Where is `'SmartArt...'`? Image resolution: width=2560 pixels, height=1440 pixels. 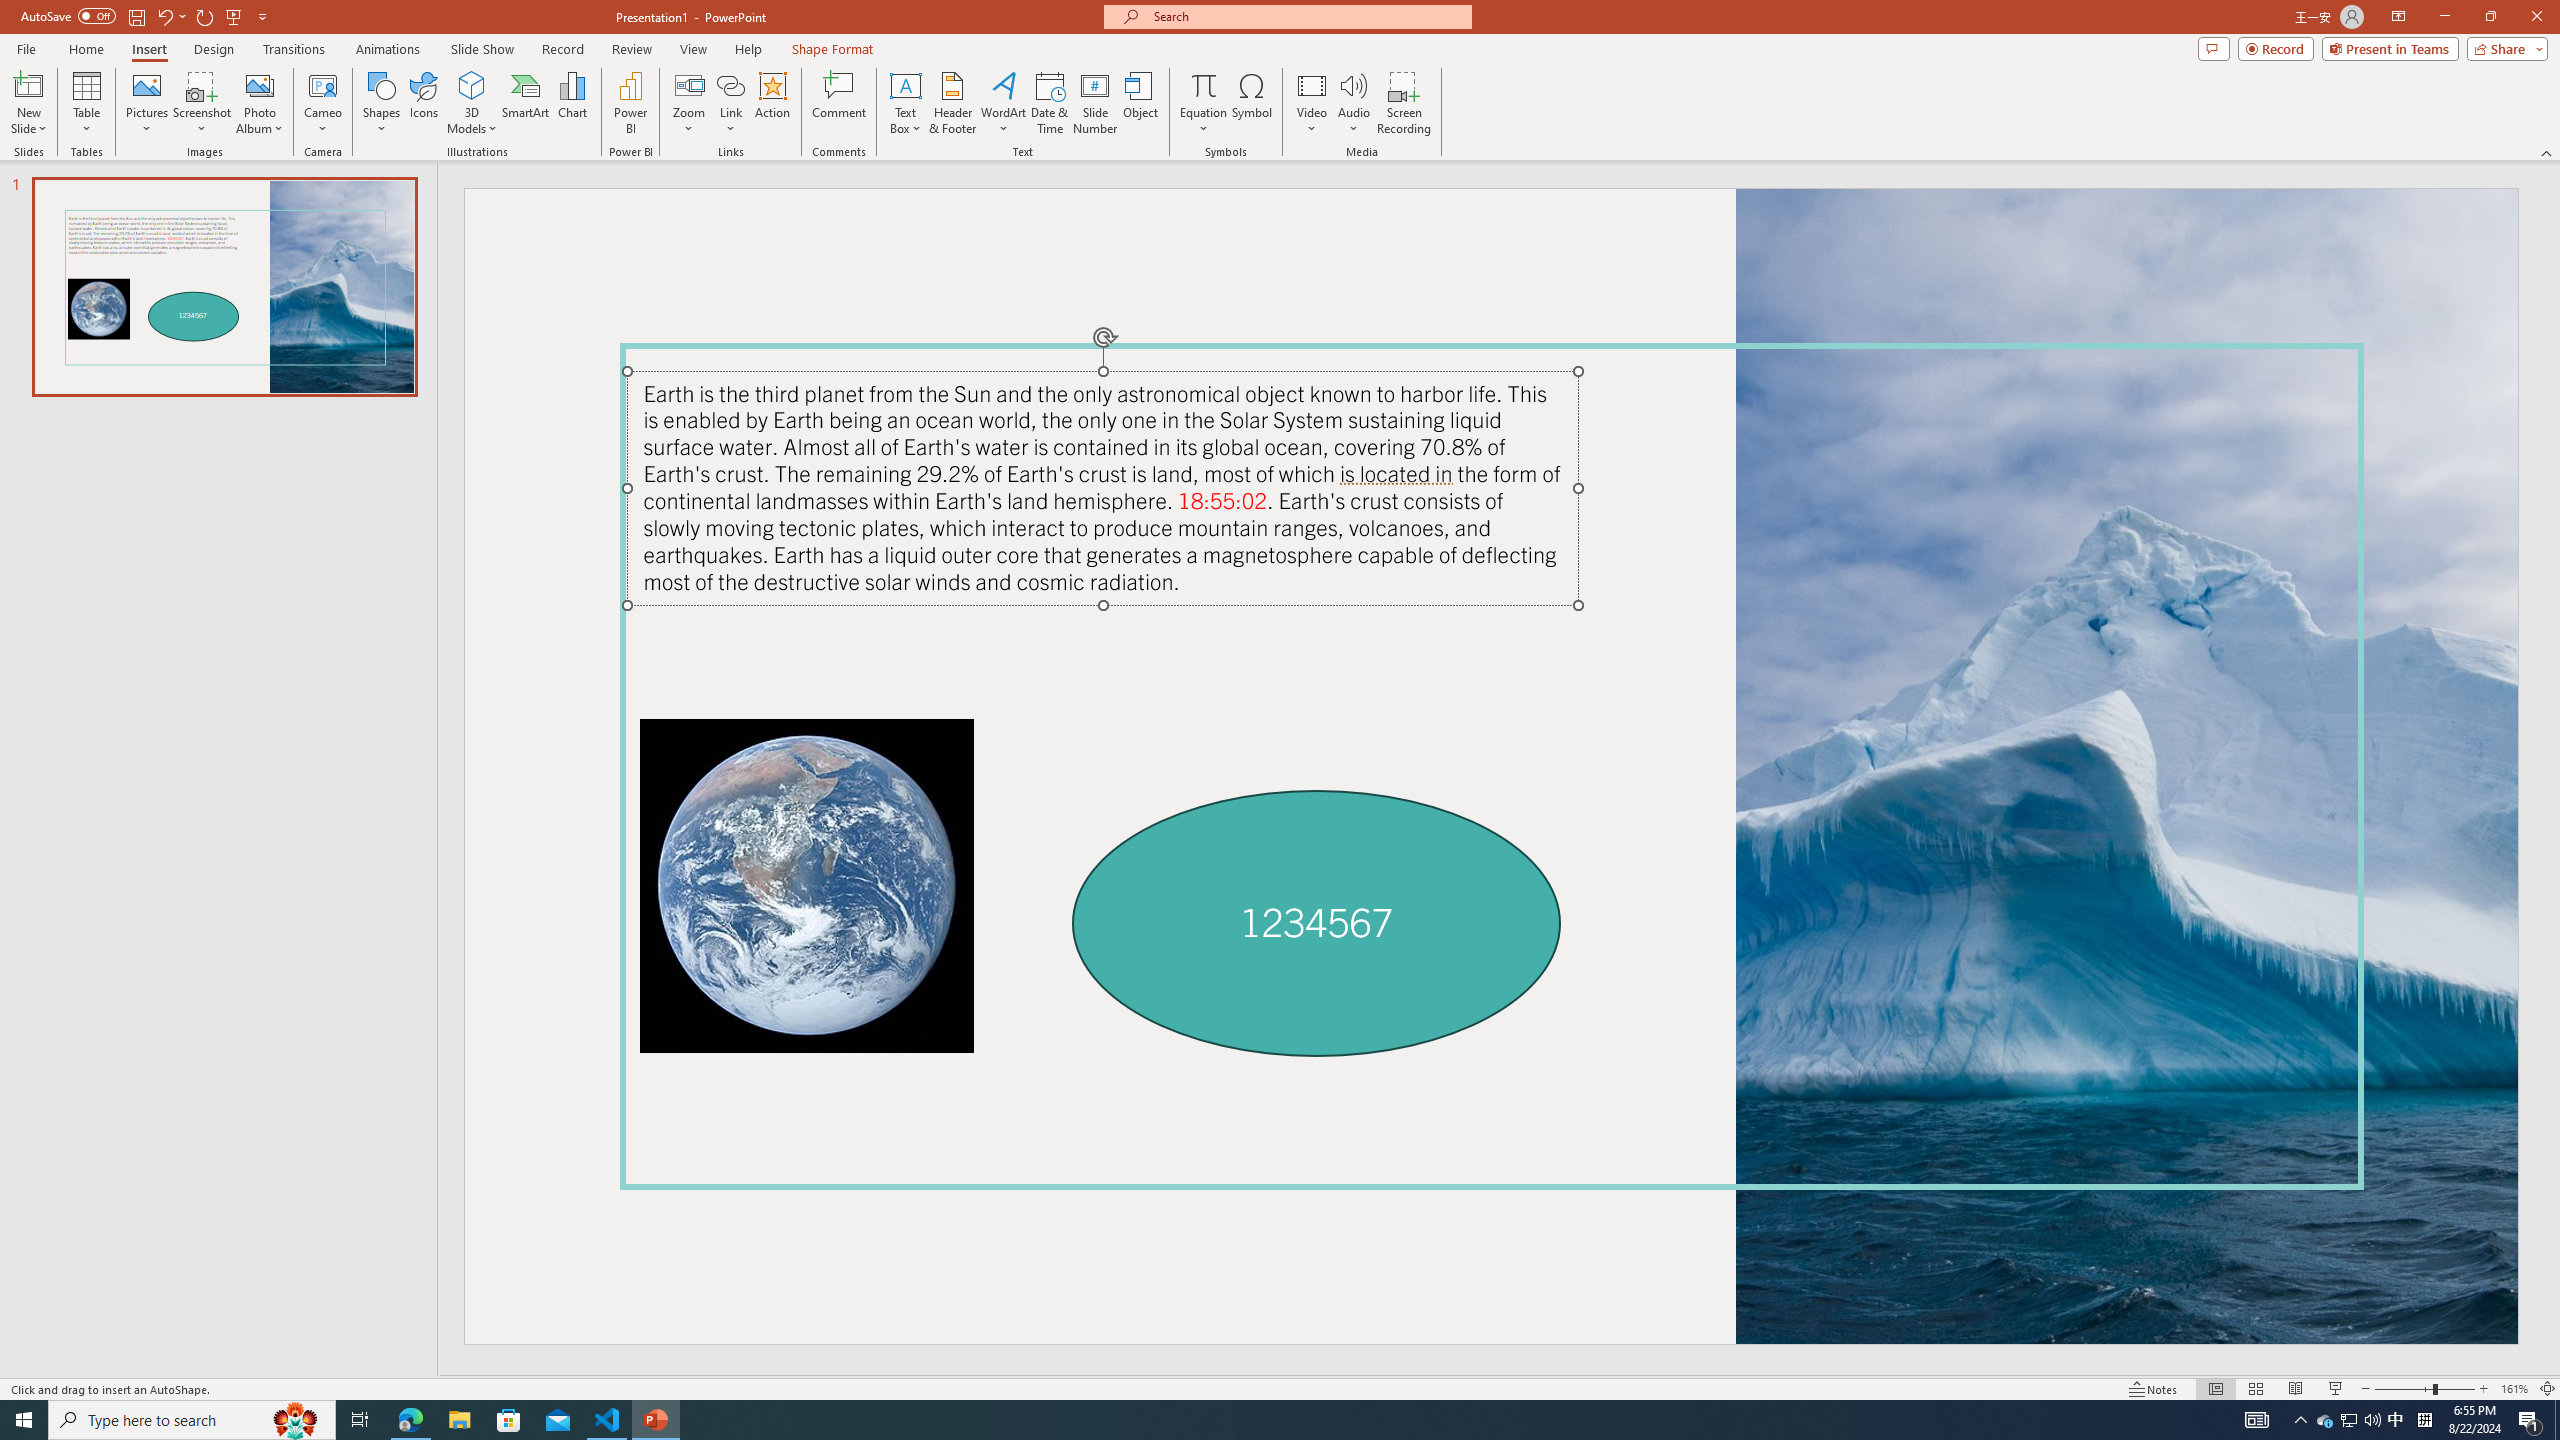
'SmartArt...' is located at coordinates (525, 103).